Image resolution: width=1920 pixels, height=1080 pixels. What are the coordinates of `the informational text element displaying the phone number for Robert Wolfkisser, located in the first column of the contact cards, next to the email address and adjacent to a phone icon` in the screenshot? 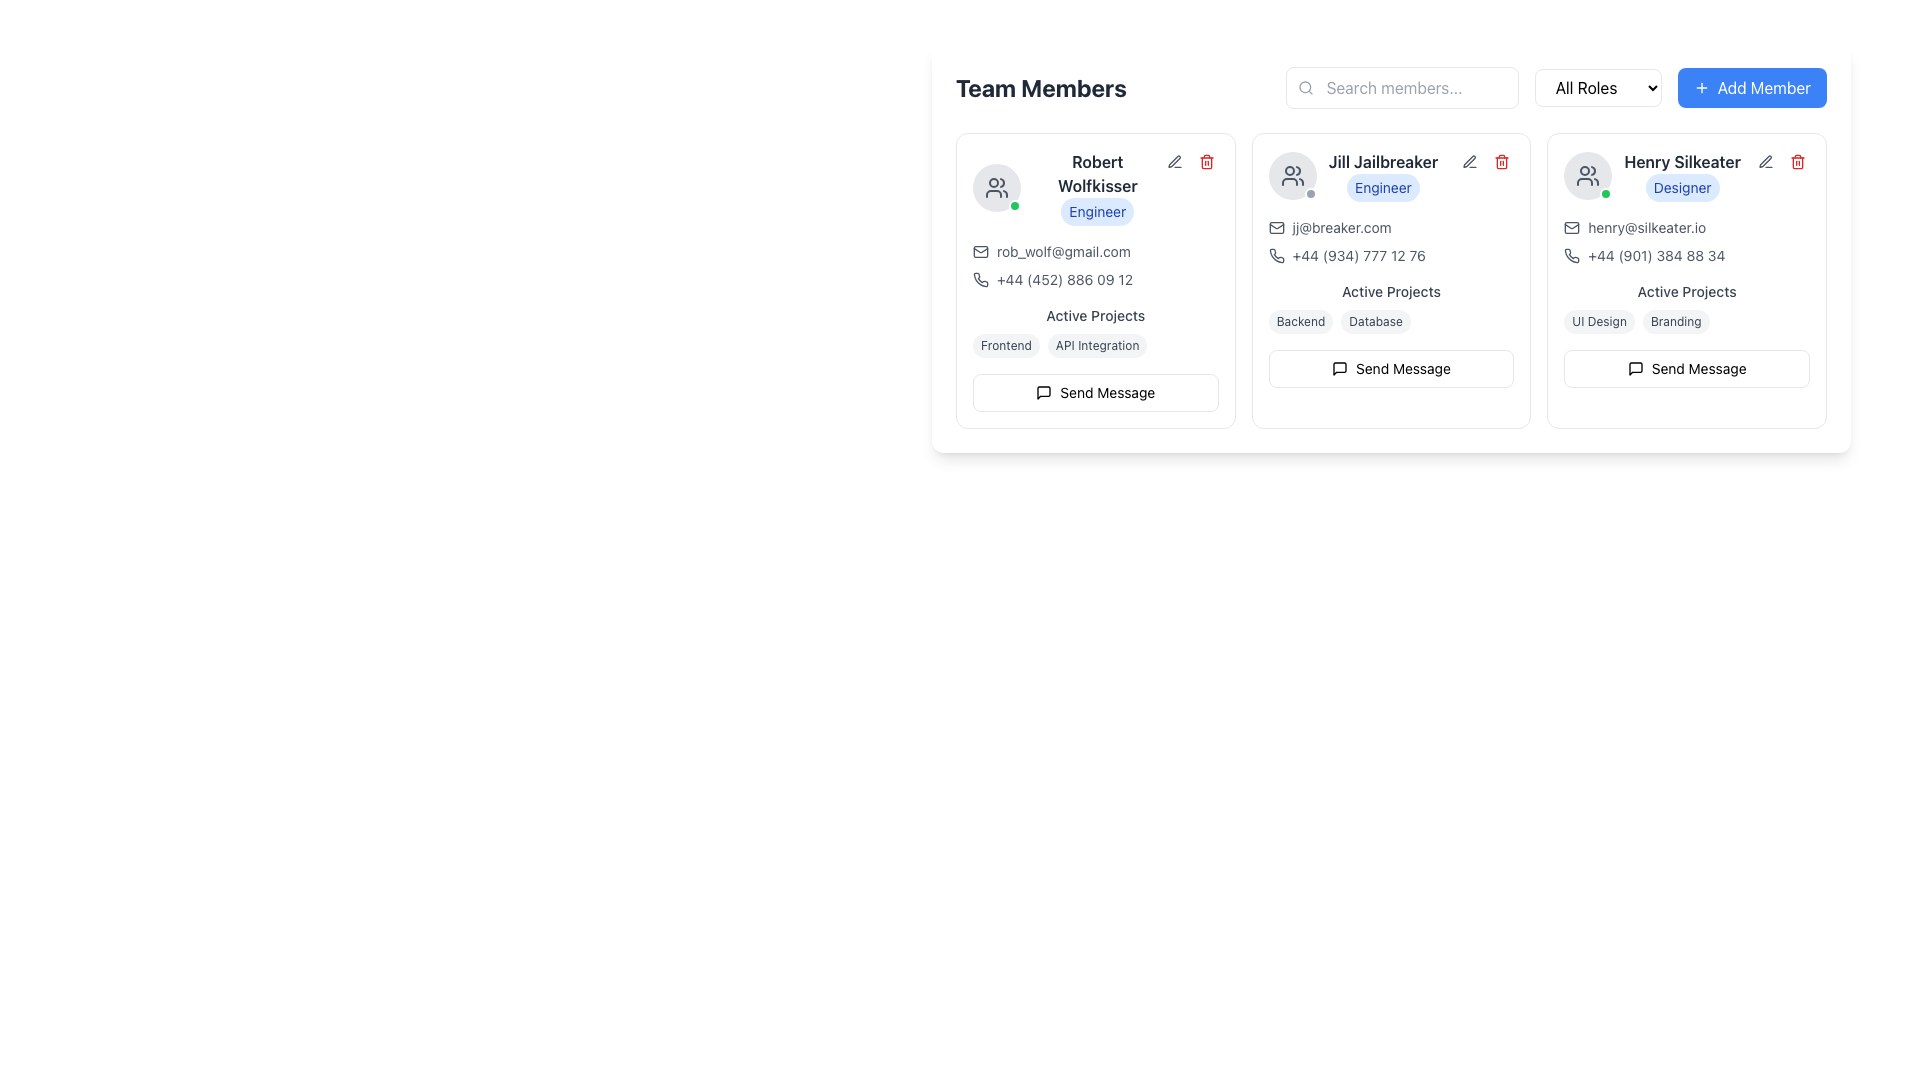 It's located at (1064, 280).